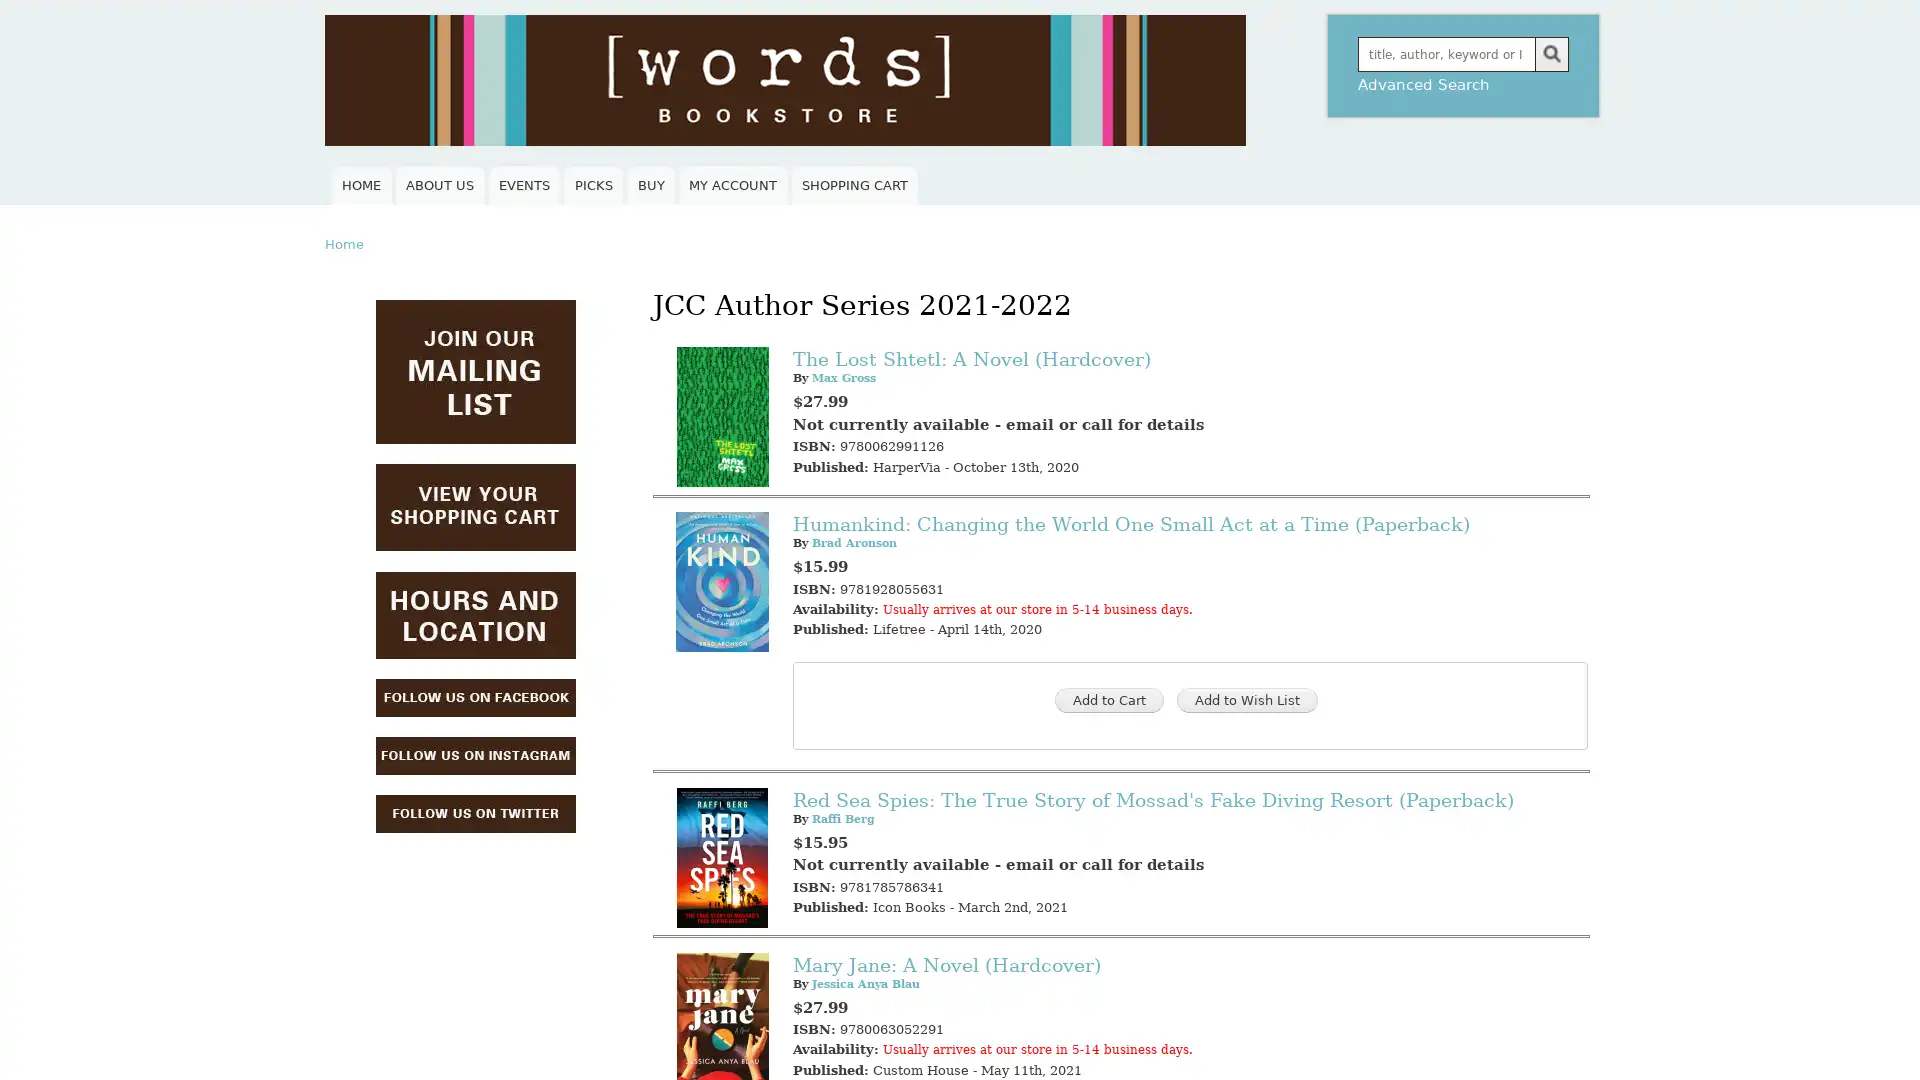 This screenshot has height=1080, width=1920. Describe the element at coordinates (1550, 53) in the screenshot. I see `Search` at that location.